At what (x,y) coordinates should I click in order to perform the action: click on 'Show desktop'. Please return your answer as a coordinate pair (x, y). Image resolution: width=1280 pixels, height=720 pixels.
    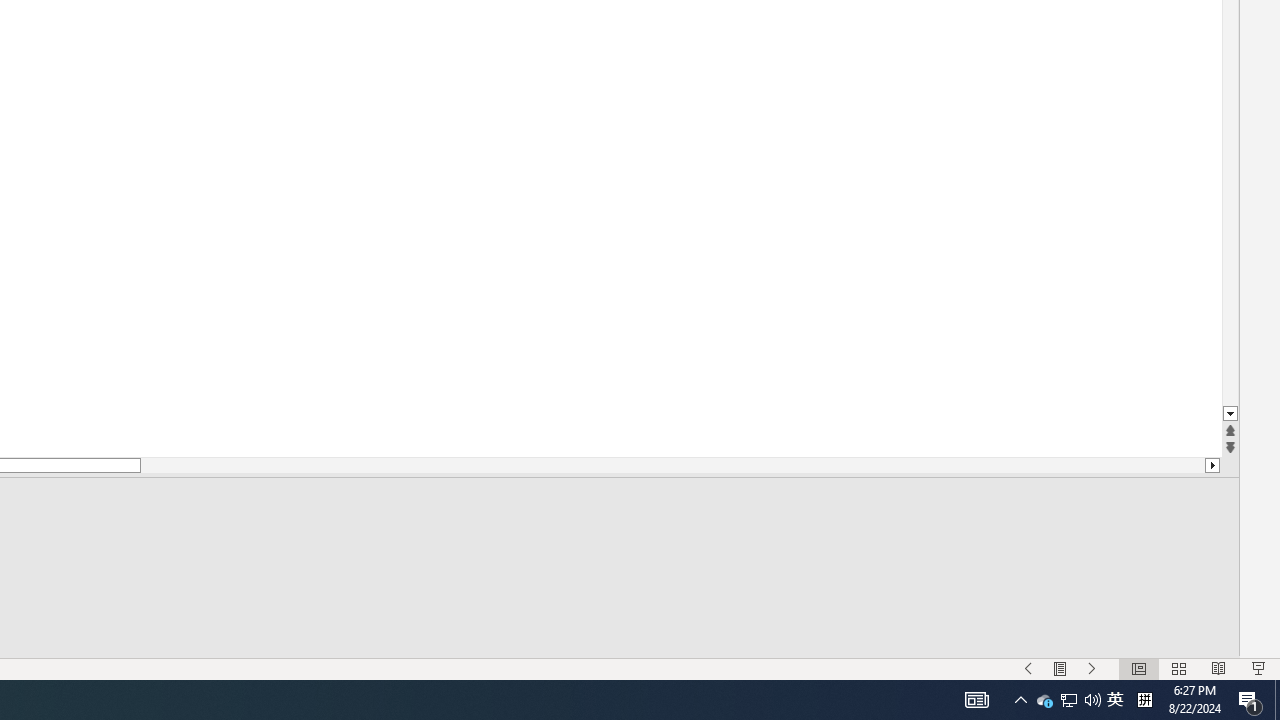
    Looking at the image, I should click on (1276, 698).